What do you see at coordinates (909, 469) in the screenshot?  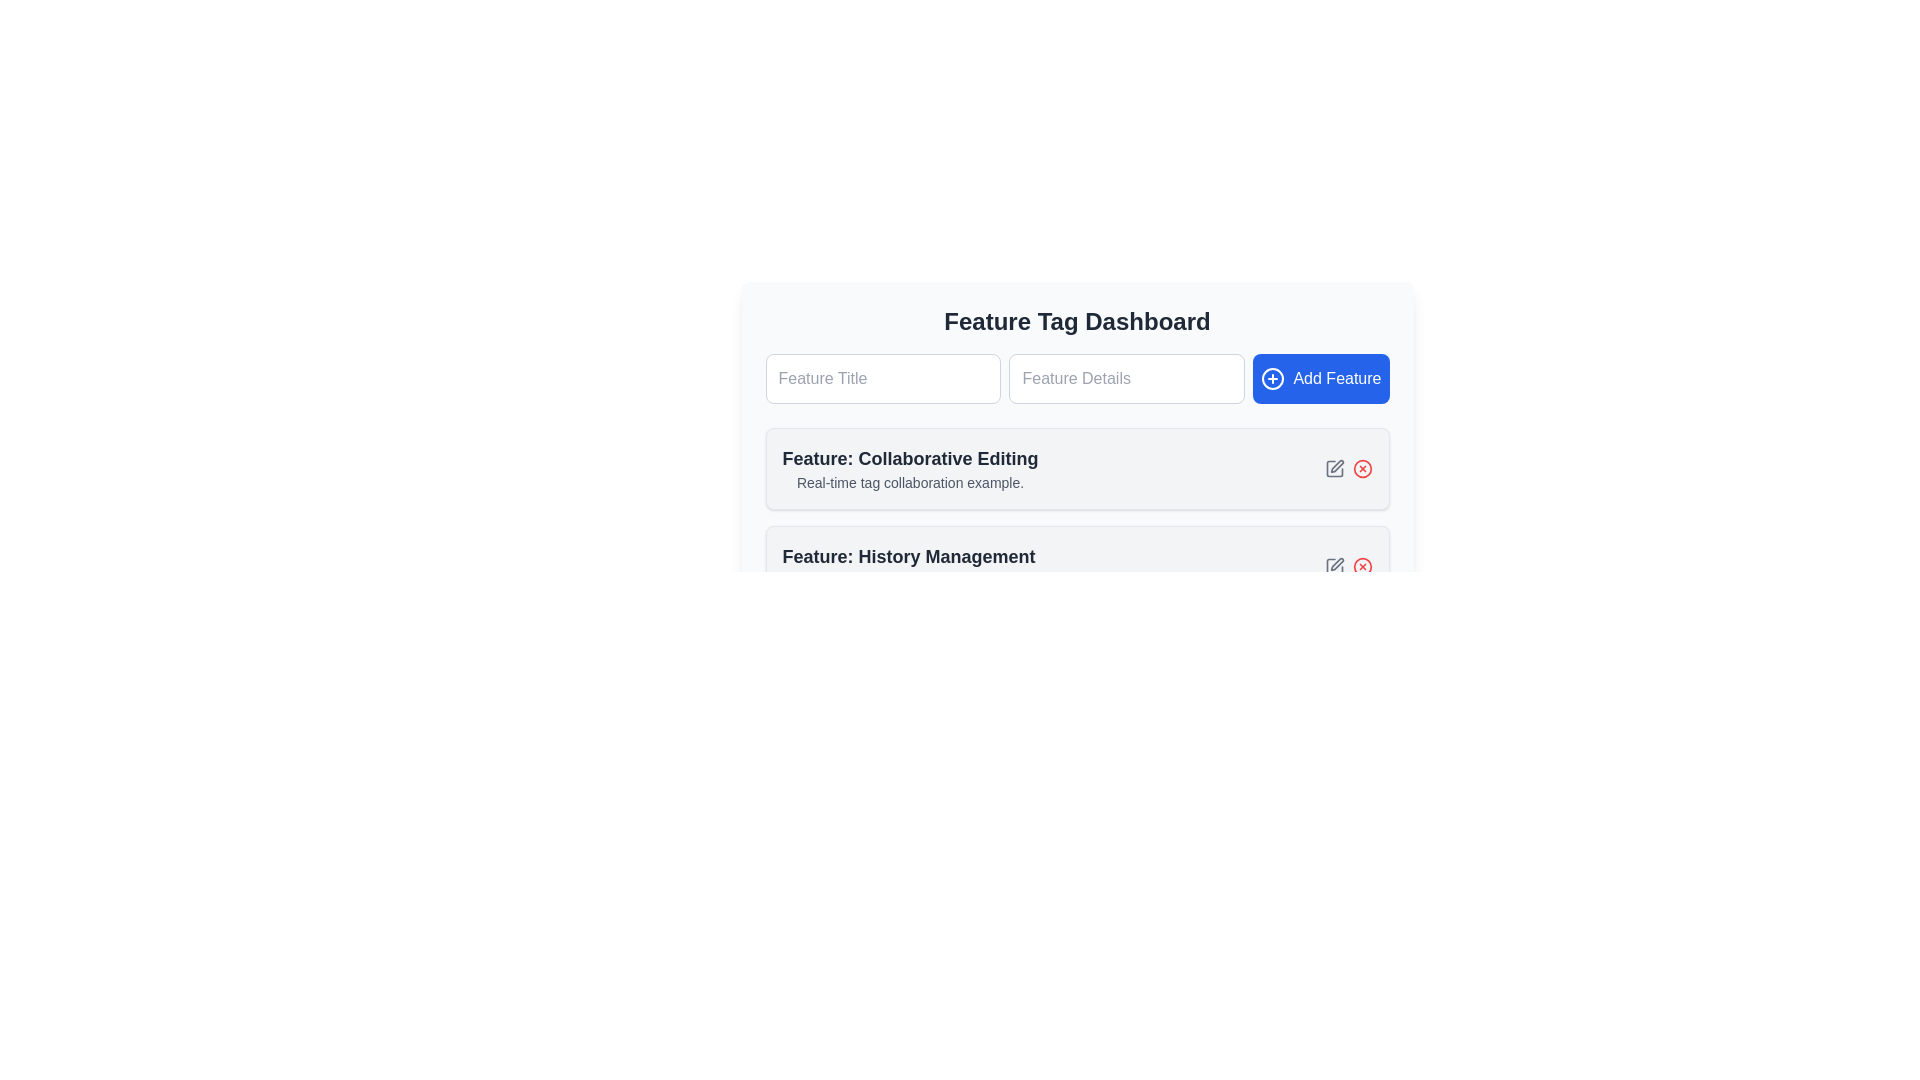 I see `the Text block that serves as a descriptive title and subtitle for a feature, located near the top-middle section of the interface, above the 'Feature: History Management' section` at bounding box center [909, 469].